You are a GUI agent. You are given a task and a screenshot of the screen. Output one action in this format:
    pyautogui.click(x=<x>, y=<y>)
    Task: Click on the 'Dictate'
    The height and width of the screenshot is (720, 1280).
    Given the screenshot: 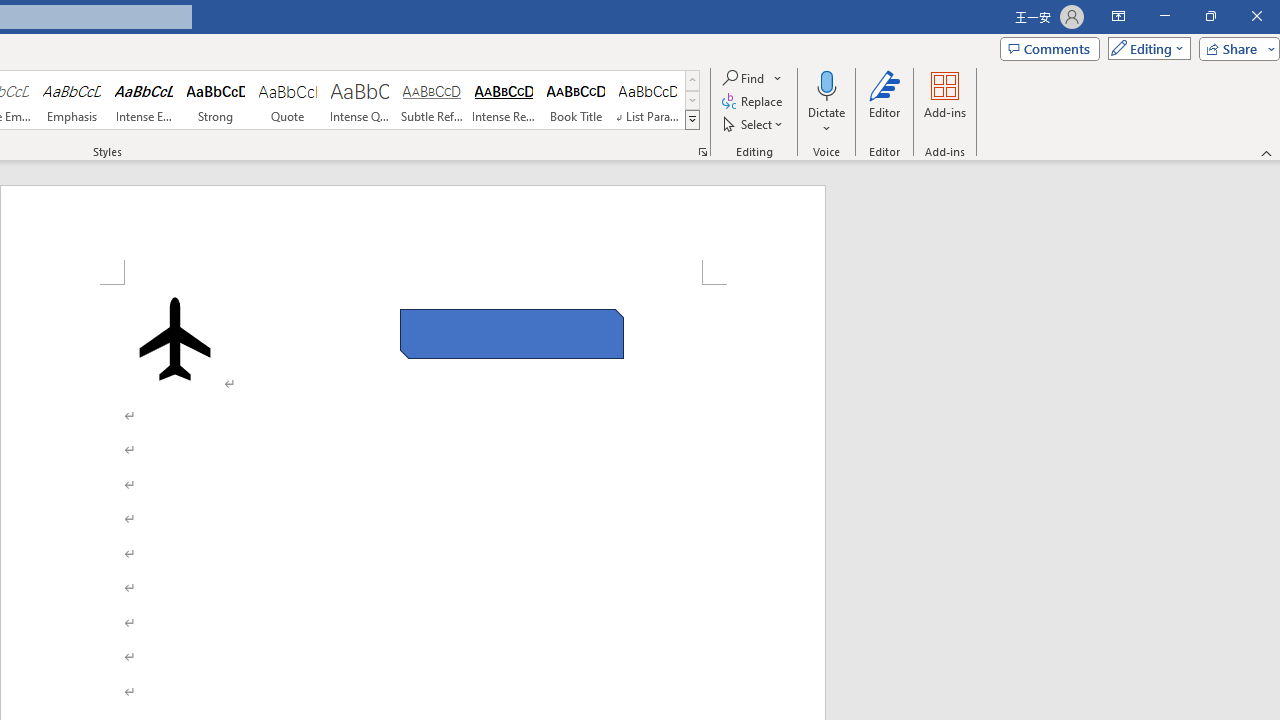 What is the action you would take?
    pyautogui.click(x=826, y=103)
    